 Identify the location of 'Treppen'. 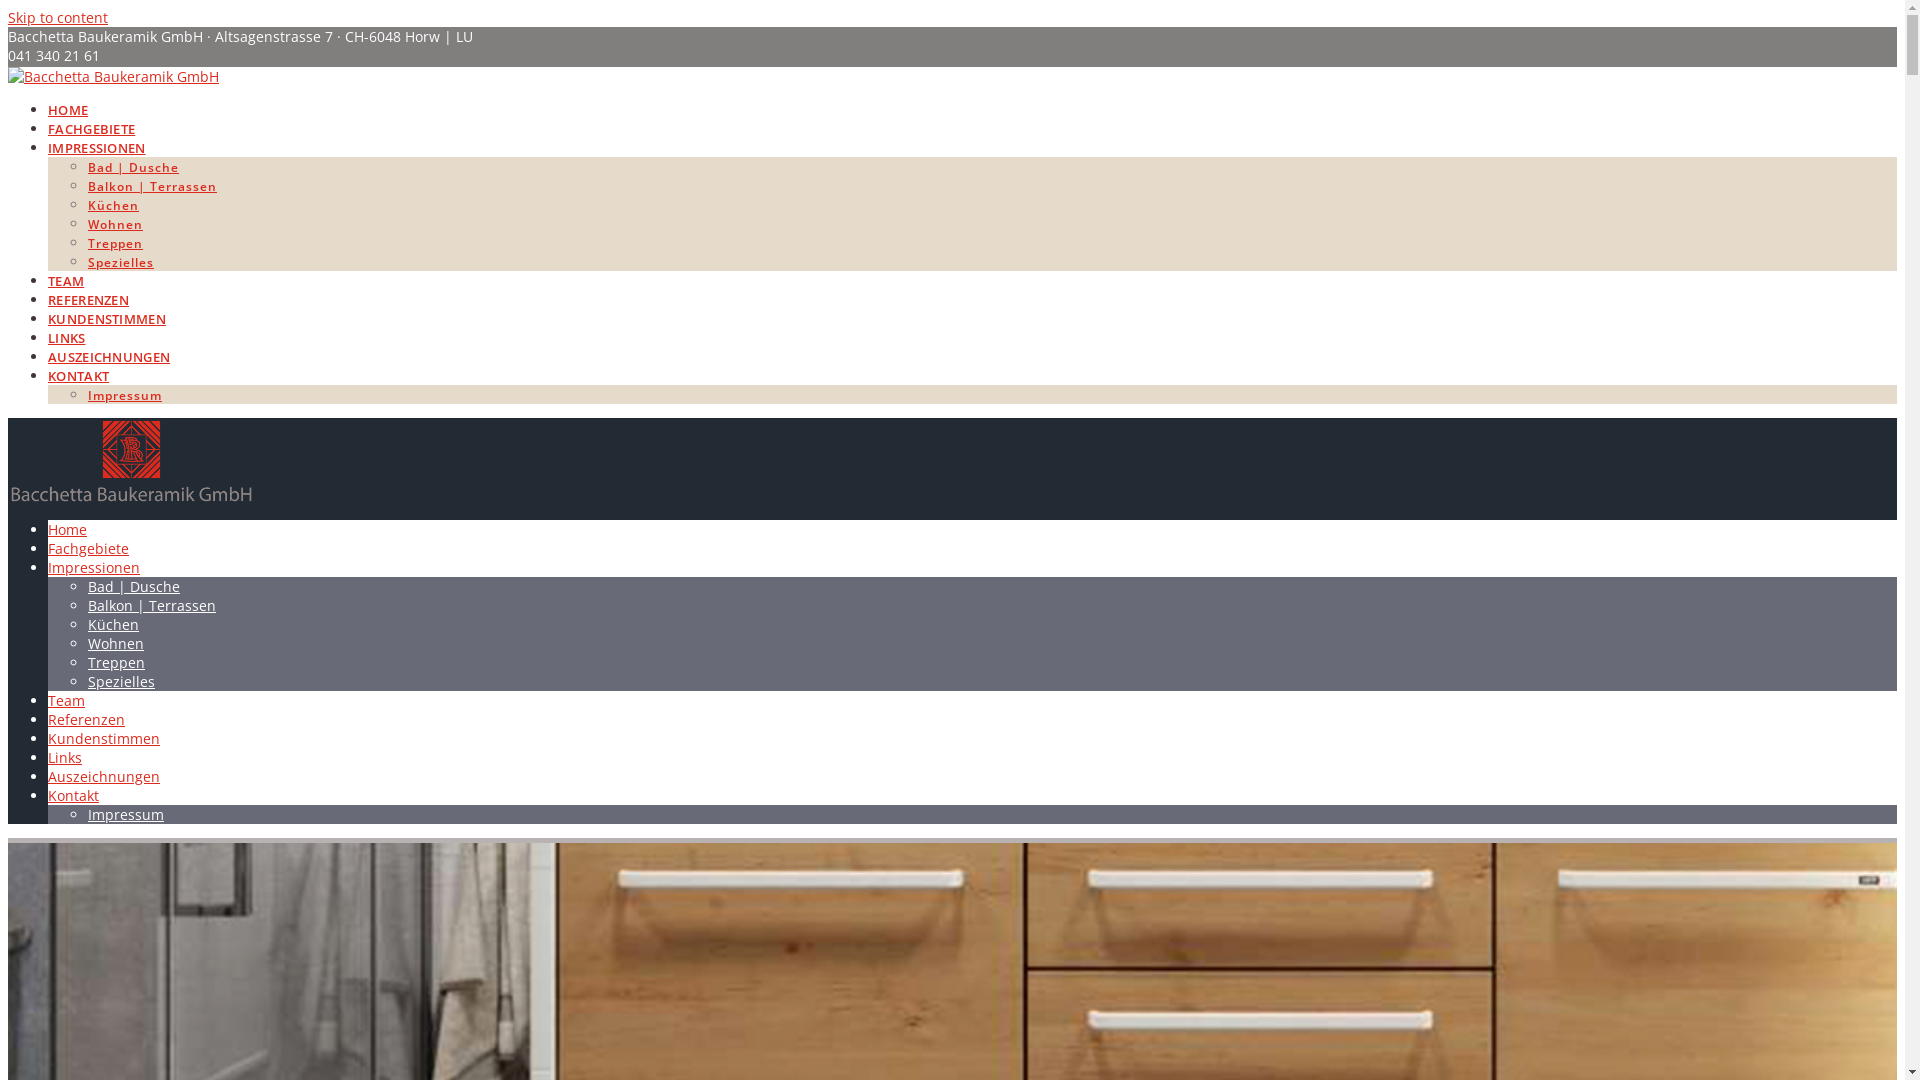
(114, 242).